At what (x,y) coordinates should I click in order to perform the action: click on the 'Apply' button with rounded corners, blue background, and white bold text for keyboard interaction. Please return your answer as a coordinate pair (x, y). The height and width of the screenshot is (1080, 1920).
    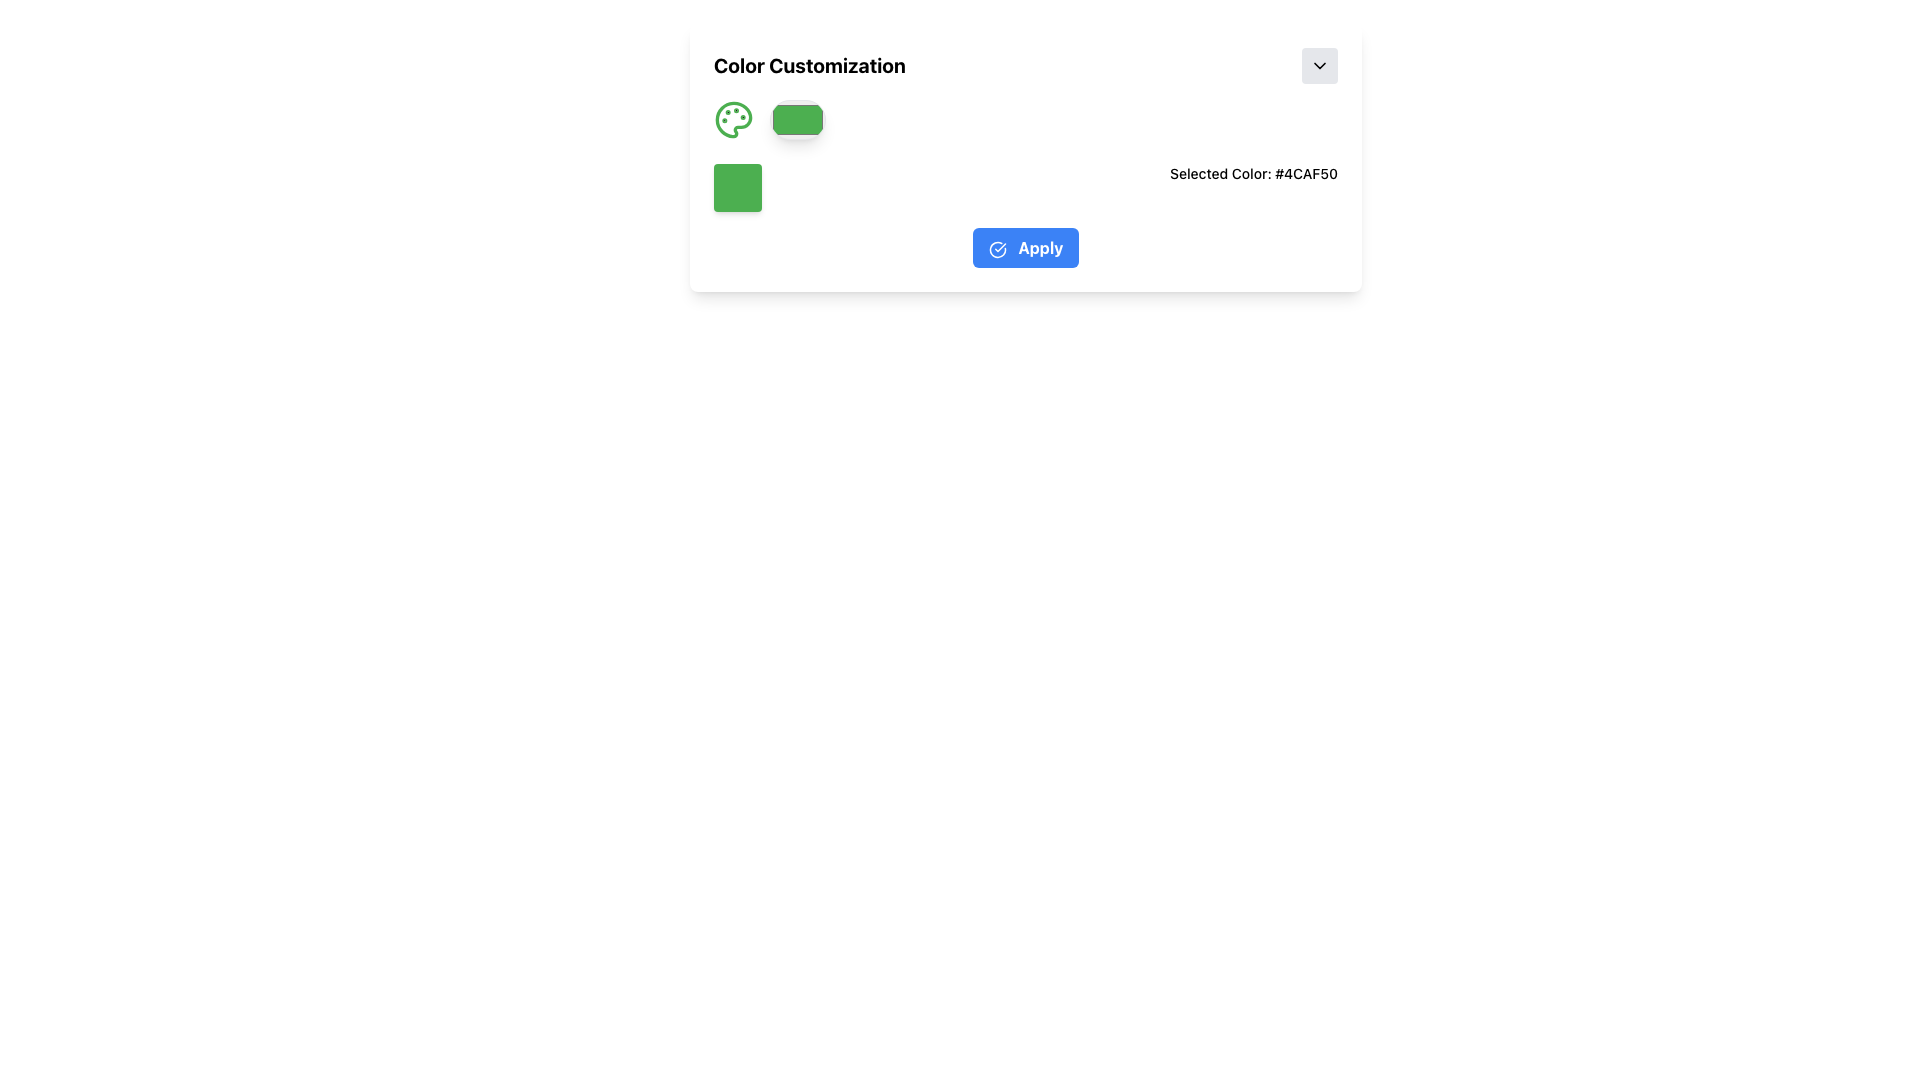
    Looking at the image, I should click on (1026, 246).